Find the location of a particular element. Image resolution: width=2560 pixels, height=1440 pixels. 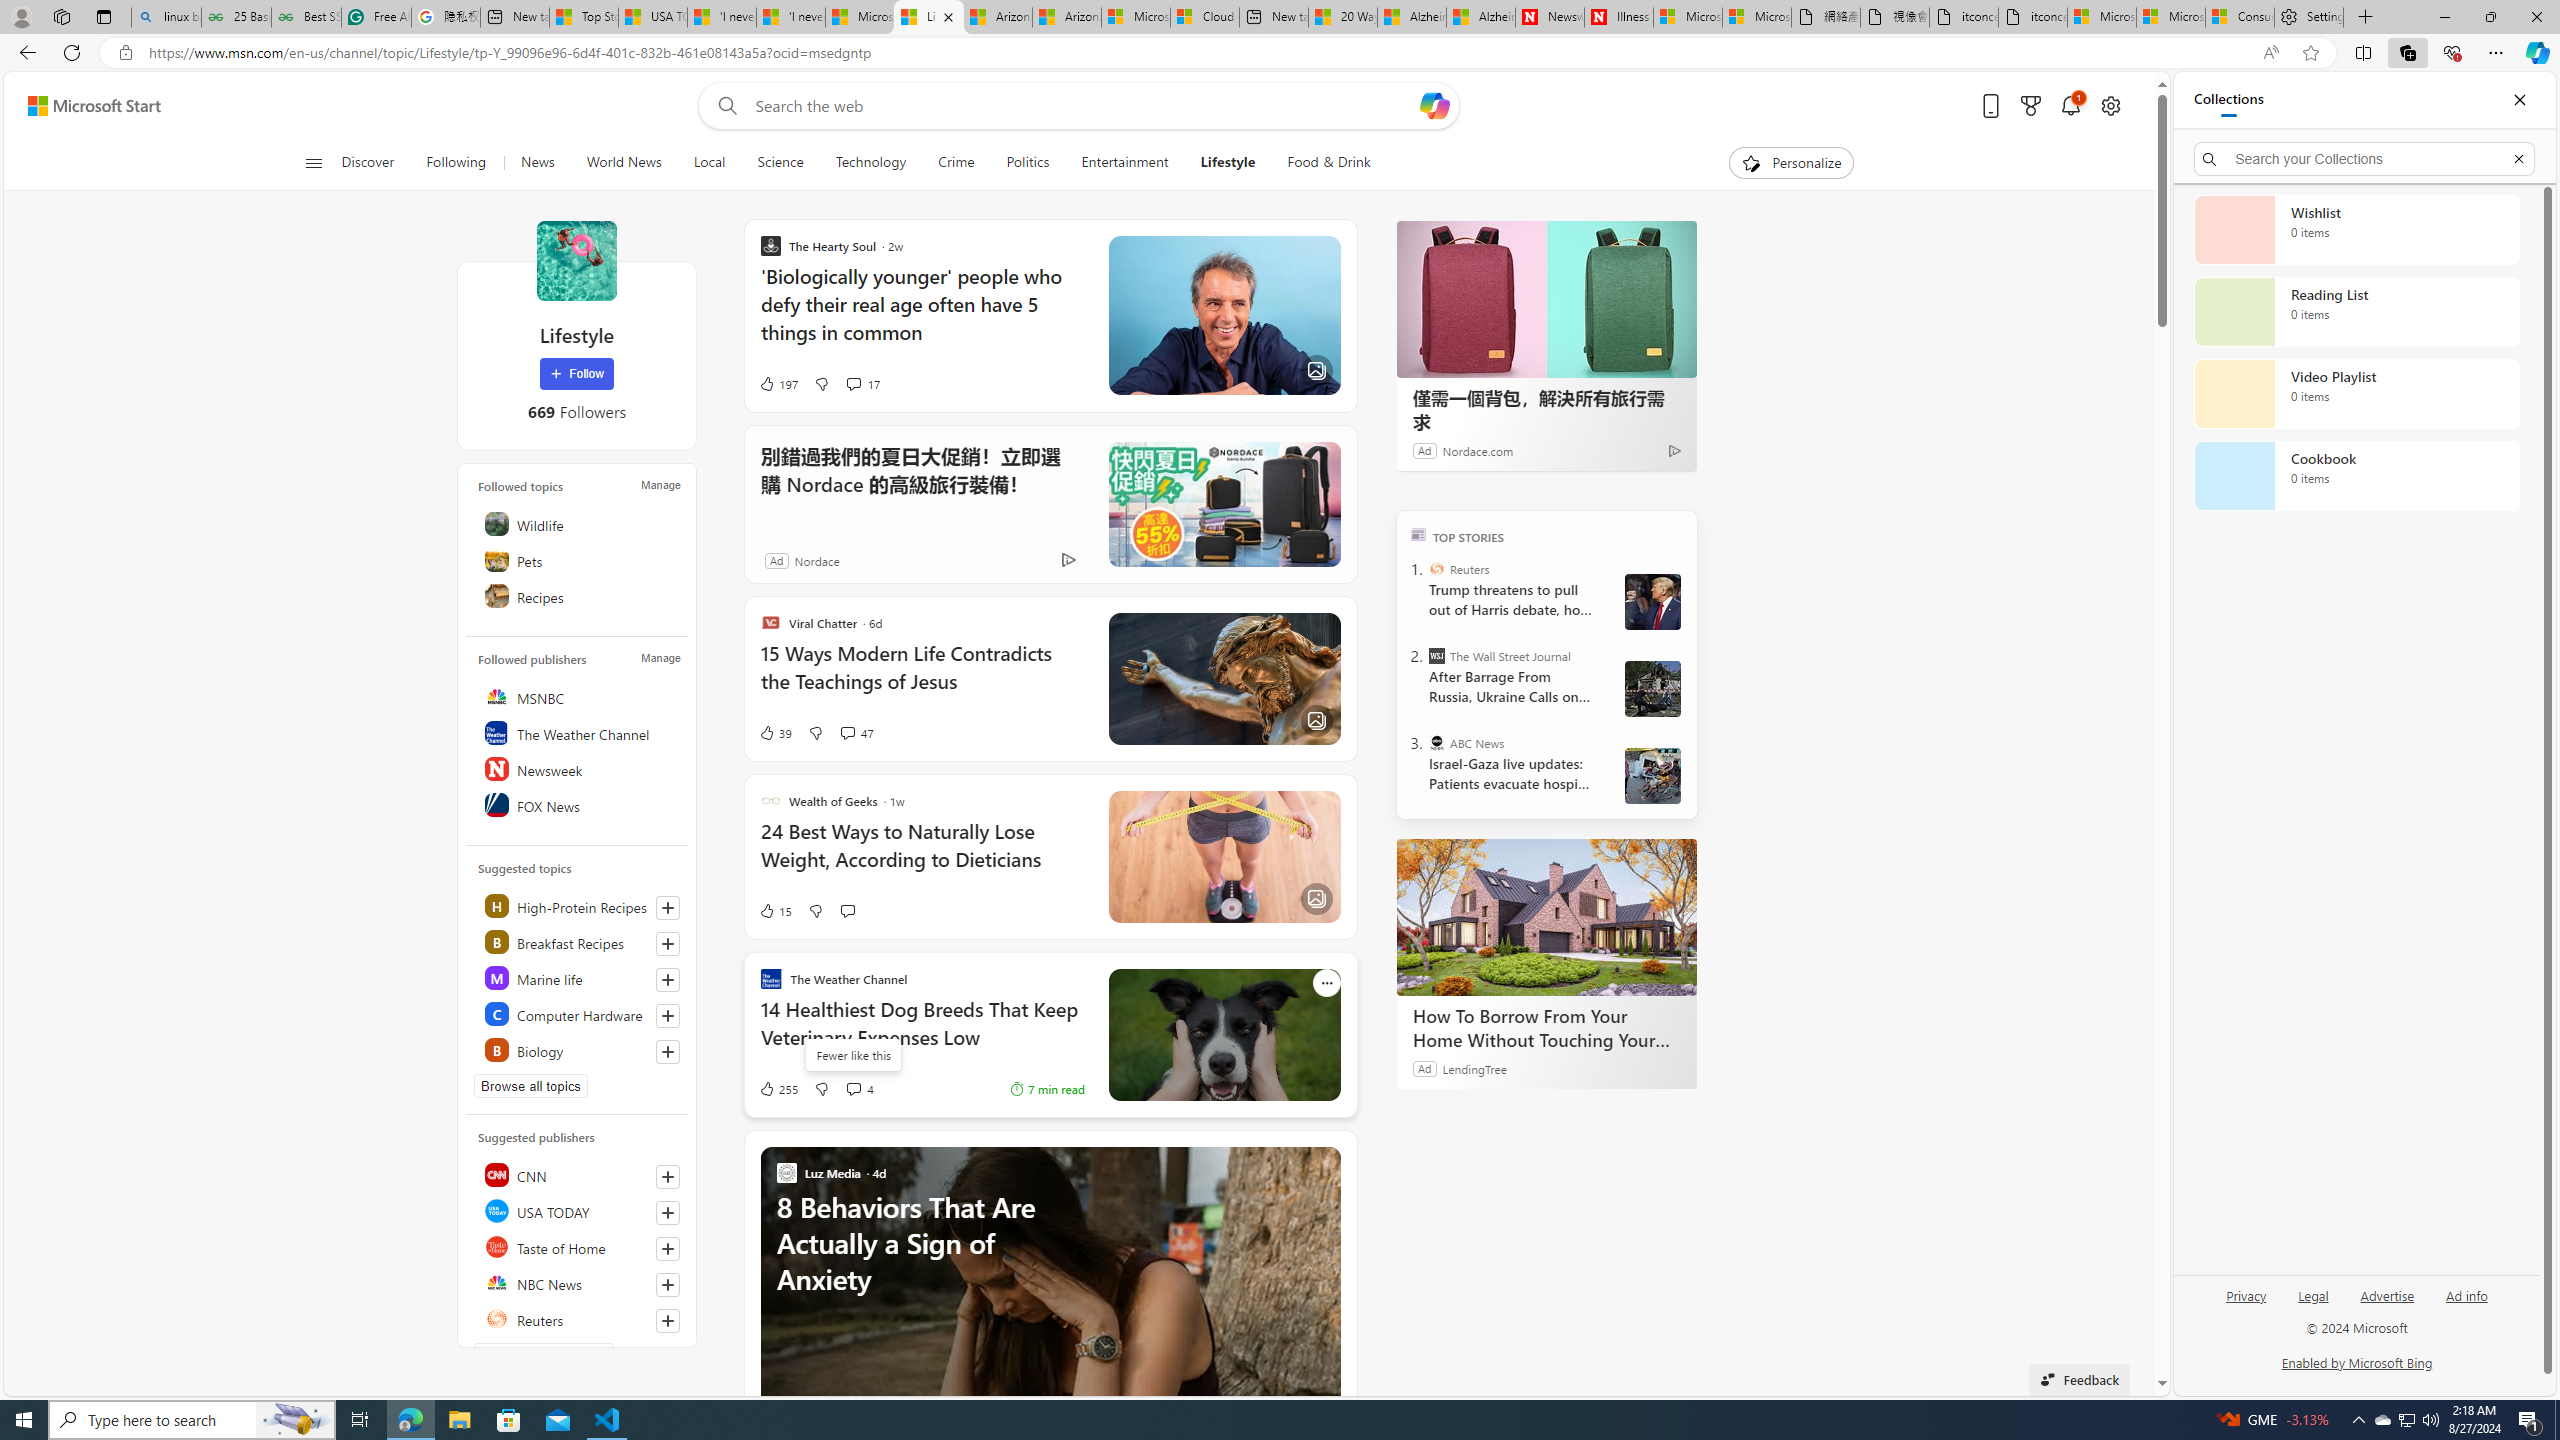

'Reading List collection, 0 items' is located at coordinates (2356, 310).